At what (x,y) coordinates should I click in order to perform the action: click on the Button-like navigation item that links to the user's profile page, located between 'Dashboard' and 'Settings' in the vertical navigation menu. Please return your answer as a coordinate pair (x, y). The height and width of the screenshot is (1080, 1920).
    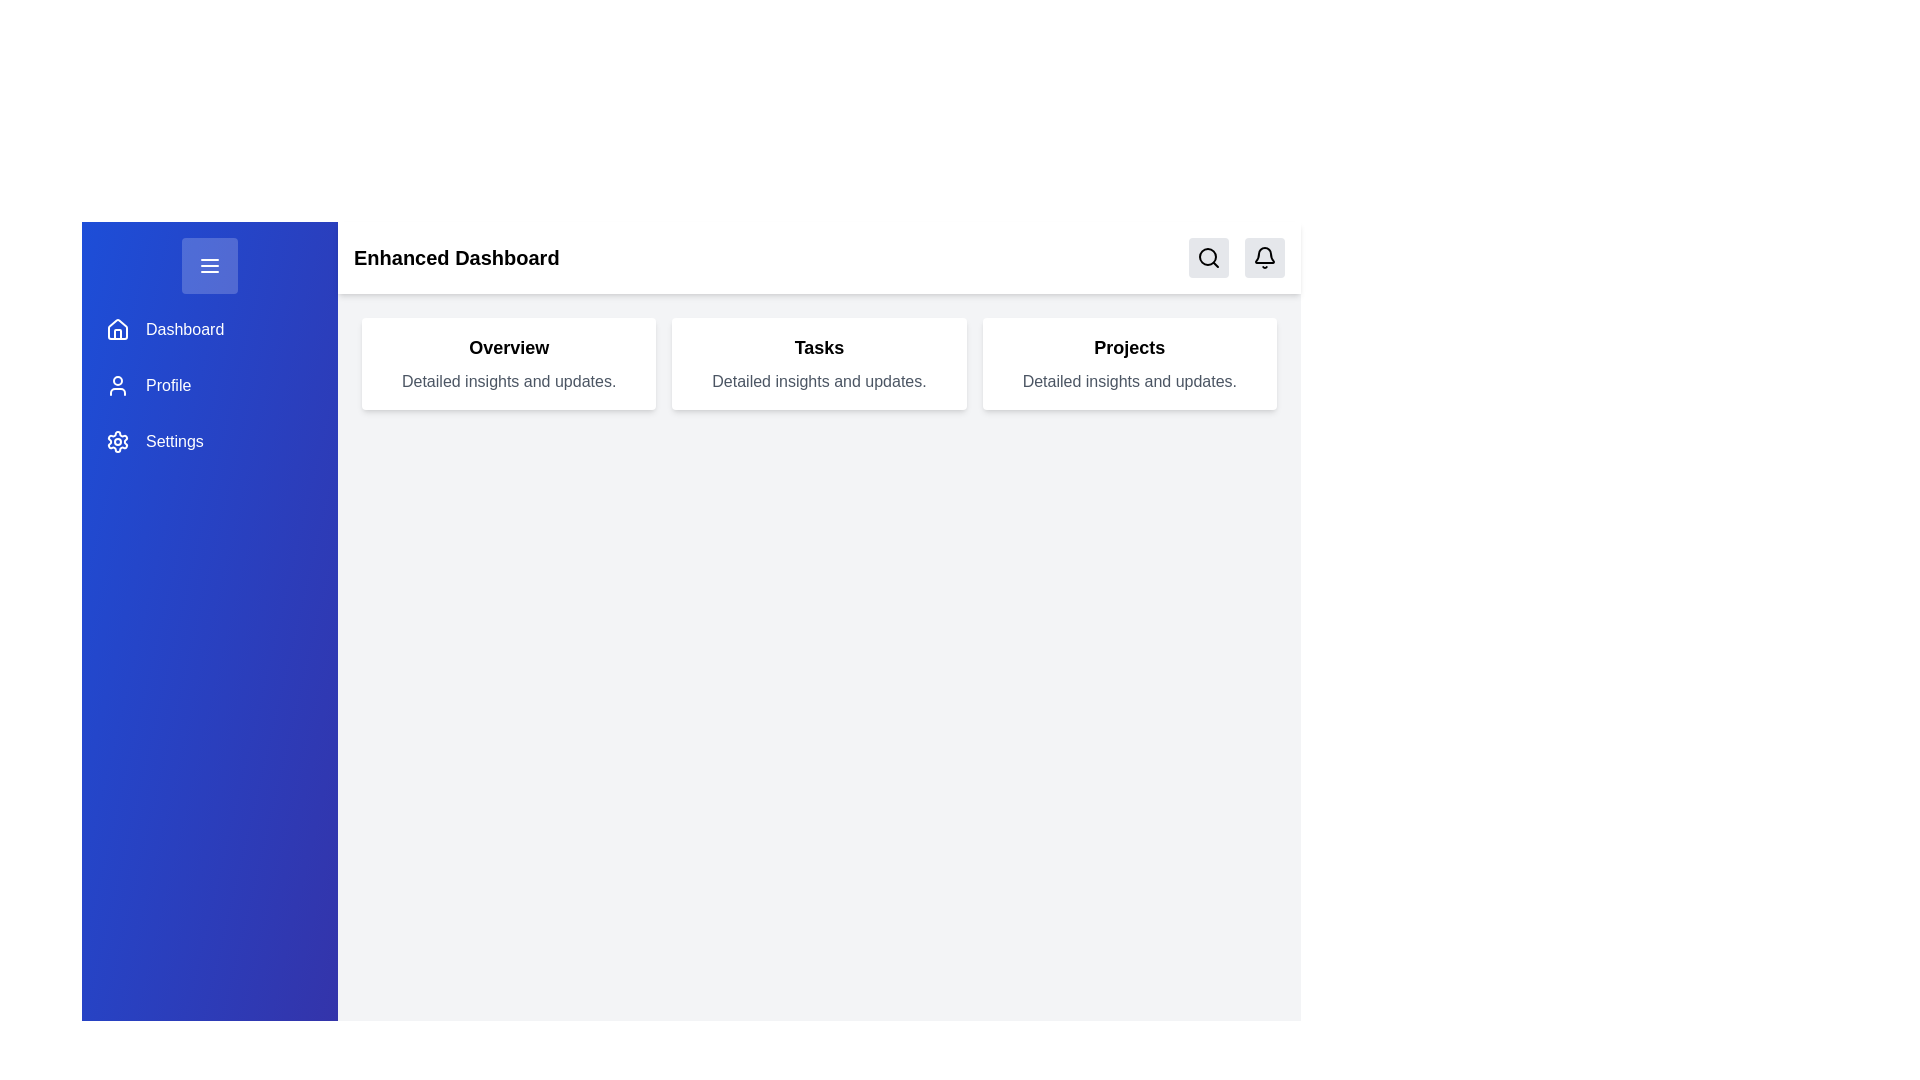
    Looking at the image, I should click on (210, 385).